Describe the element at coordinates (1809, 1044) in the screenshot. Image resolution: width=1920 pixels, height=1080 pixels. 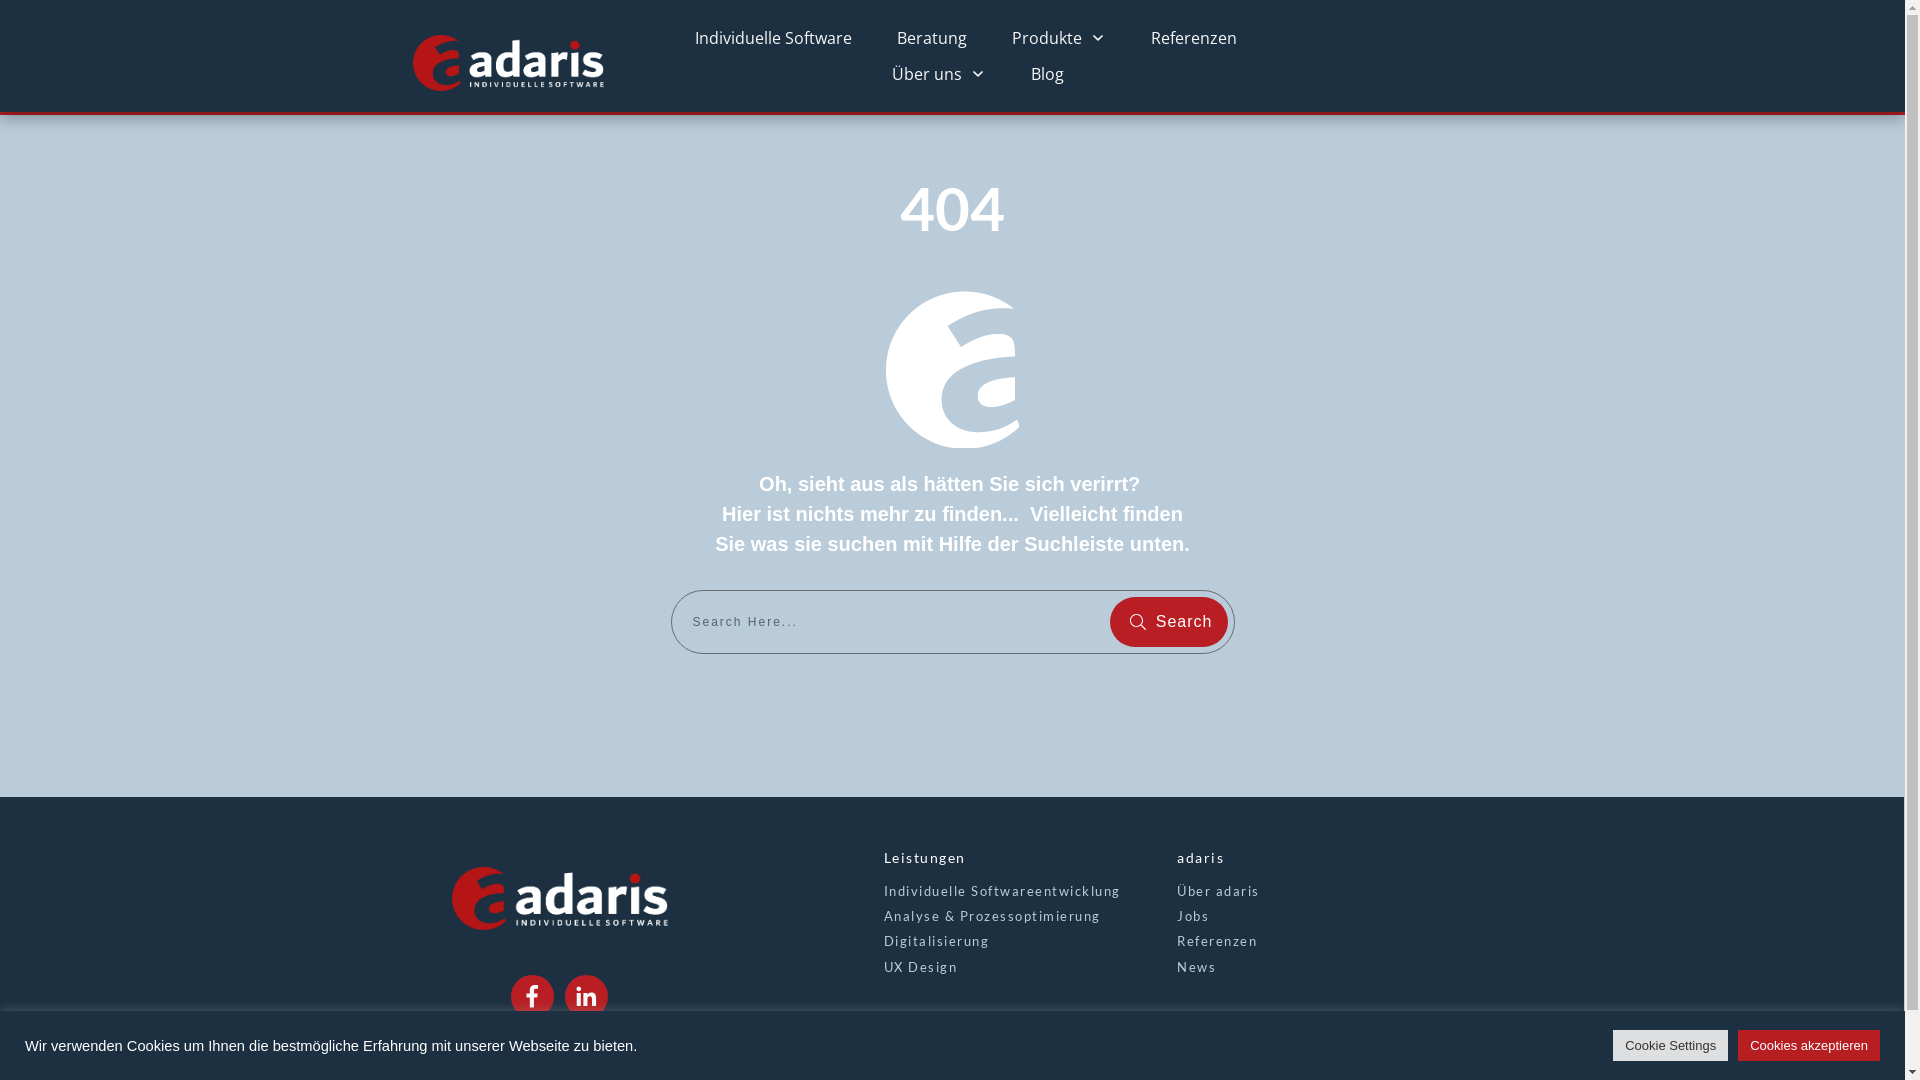
I see `'Cookies akzeptieren'` at that location.